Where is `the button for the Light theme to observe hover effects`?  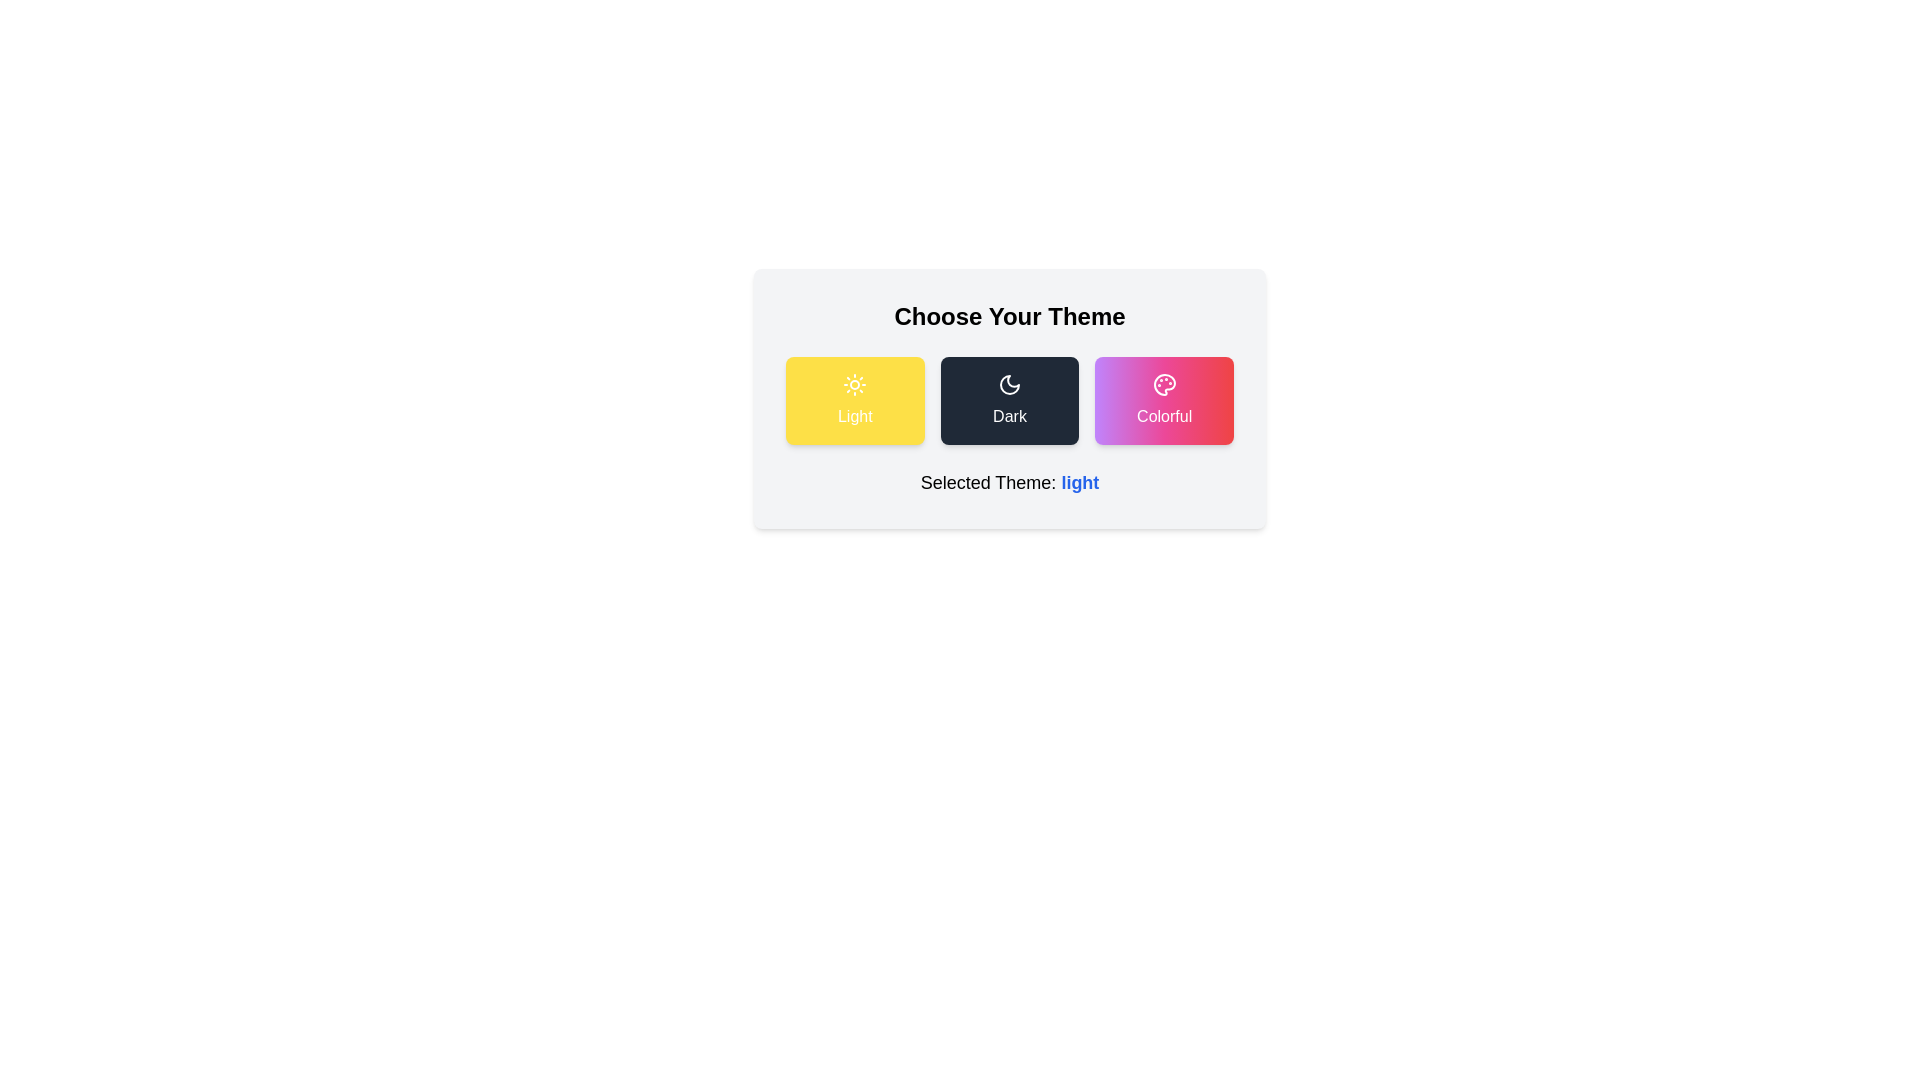 the button for the Light theme to observe hover effects is located at coordinates (854, 401).